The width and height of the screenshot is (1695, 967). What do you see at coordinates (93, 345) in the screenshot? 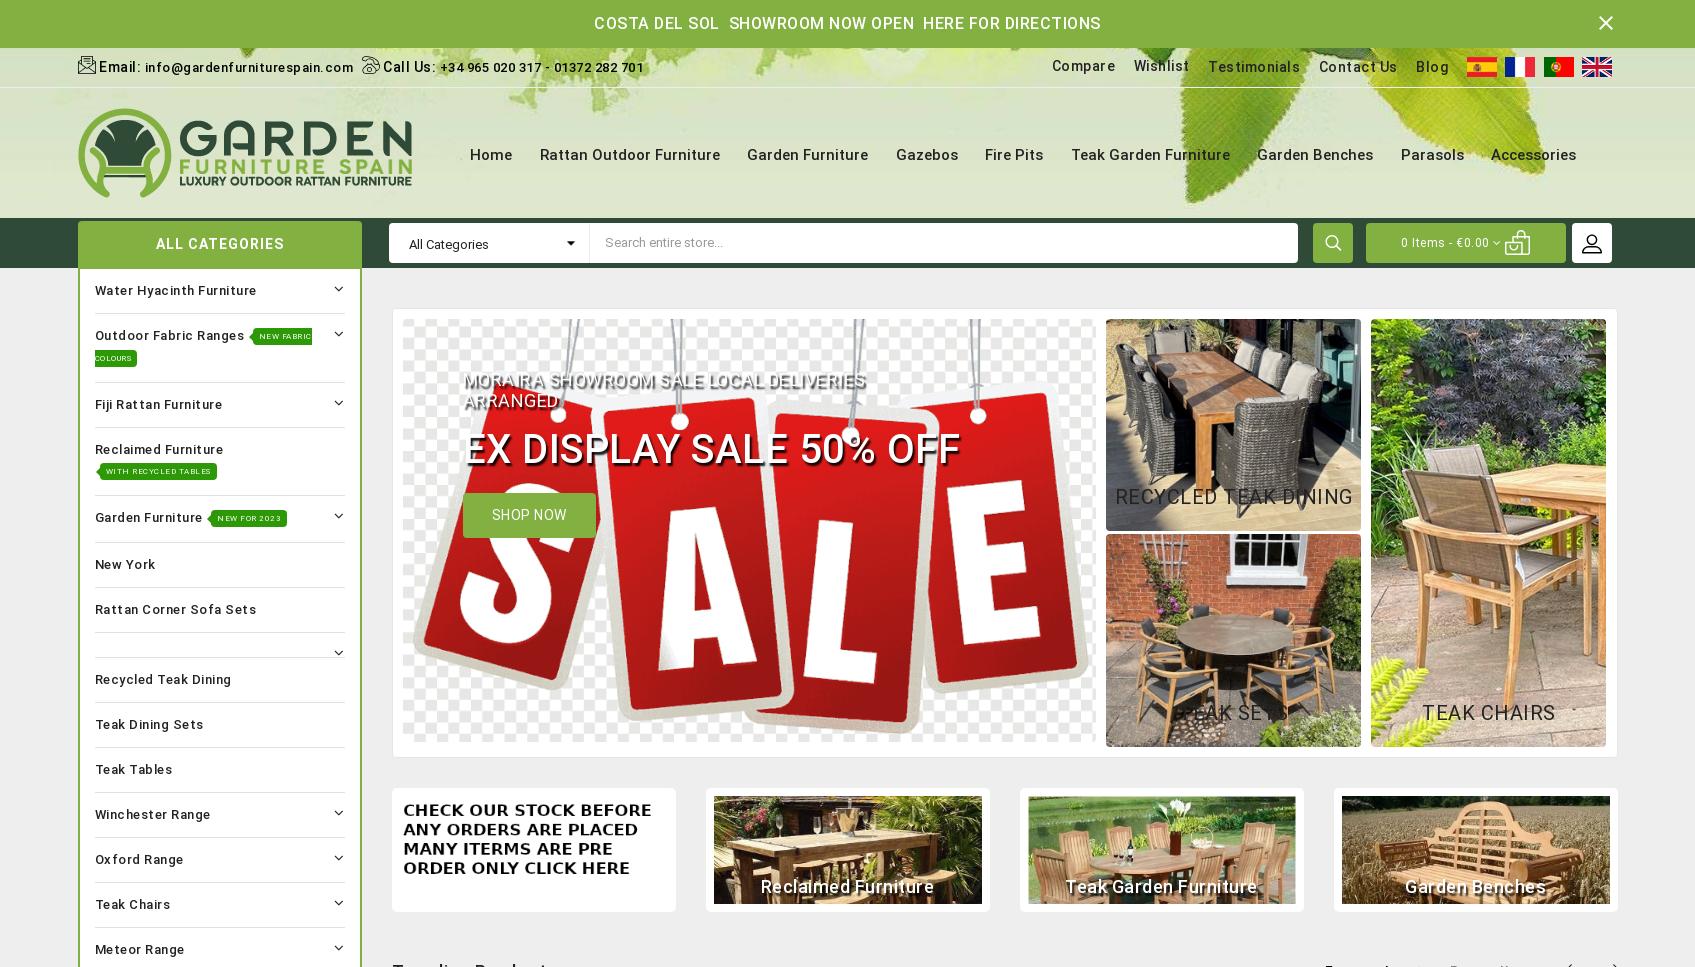
I see `'New Fabric Colours'` at bounding box center [93, 345].